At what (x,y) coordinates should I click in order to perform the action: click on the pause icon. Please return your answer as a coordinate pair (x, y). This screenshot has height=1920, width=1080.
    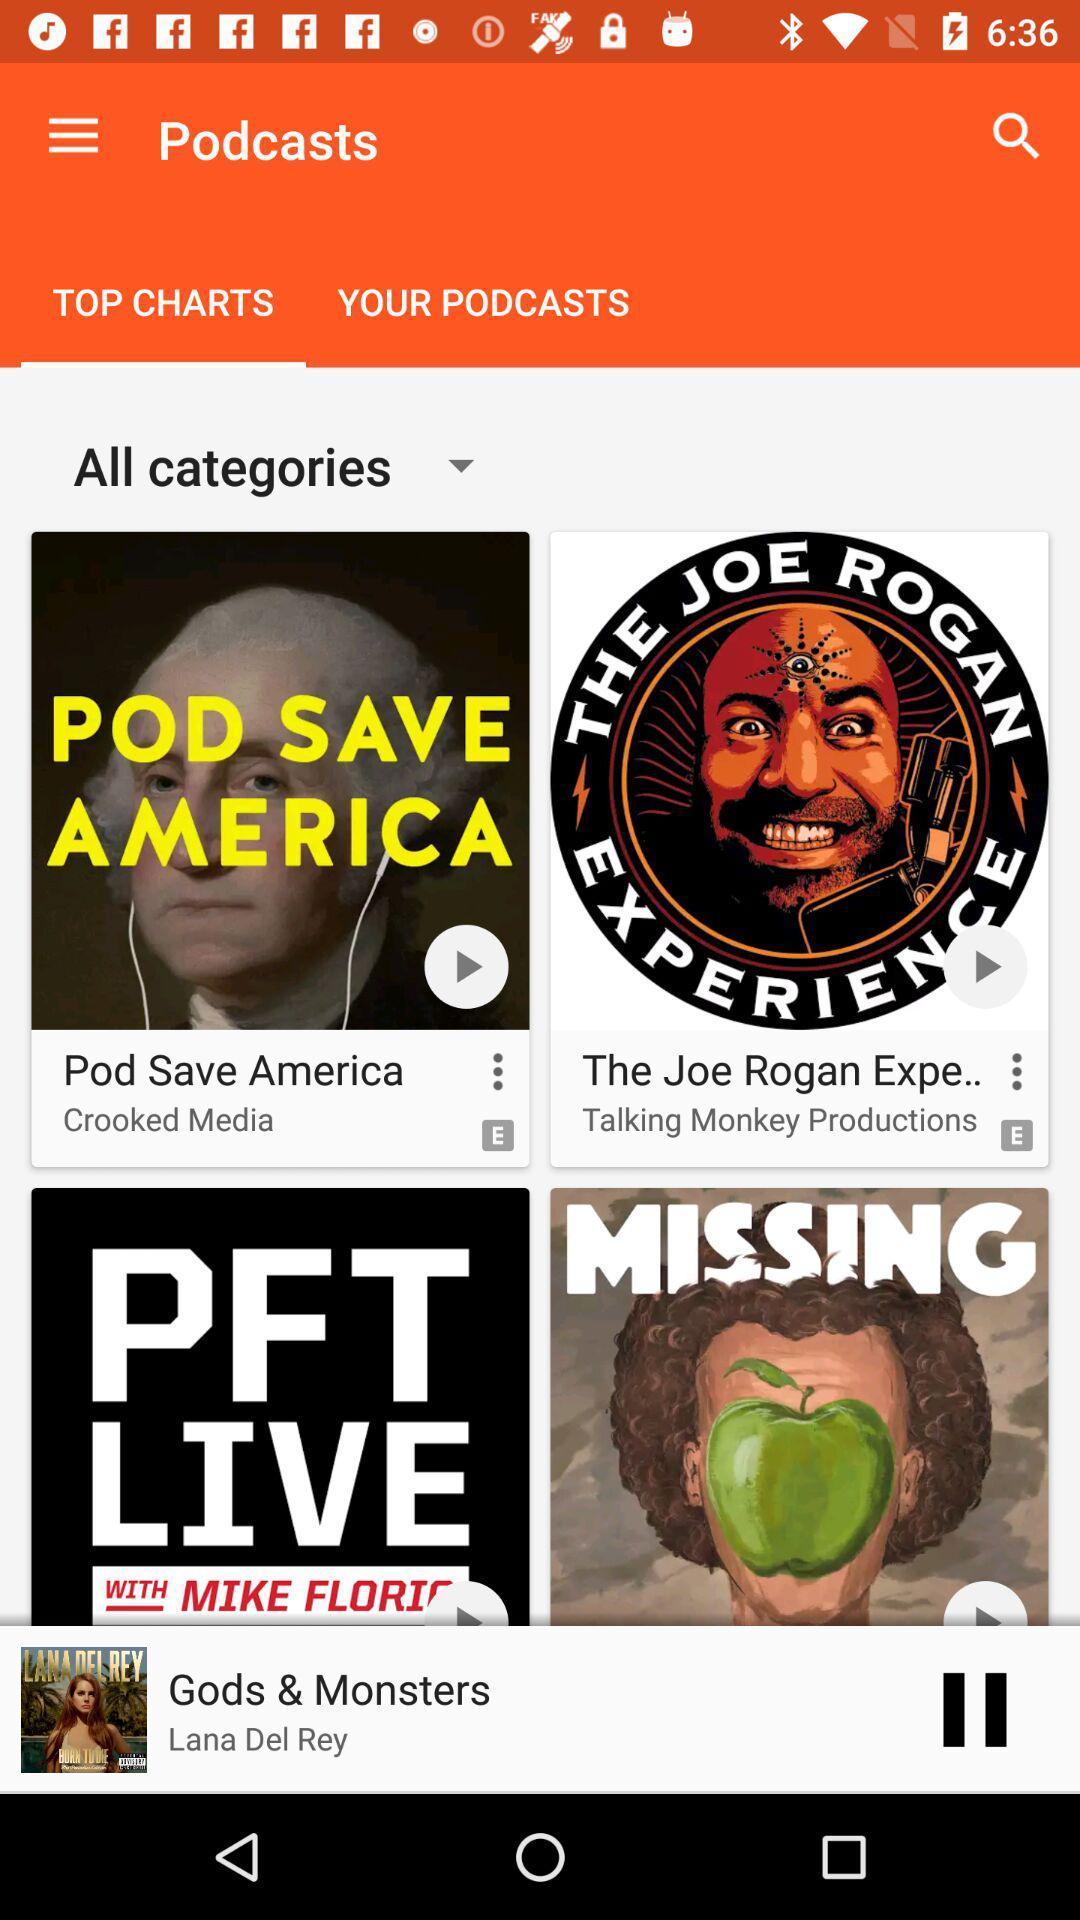
    Looking at the image, I should click on (974, 1708).